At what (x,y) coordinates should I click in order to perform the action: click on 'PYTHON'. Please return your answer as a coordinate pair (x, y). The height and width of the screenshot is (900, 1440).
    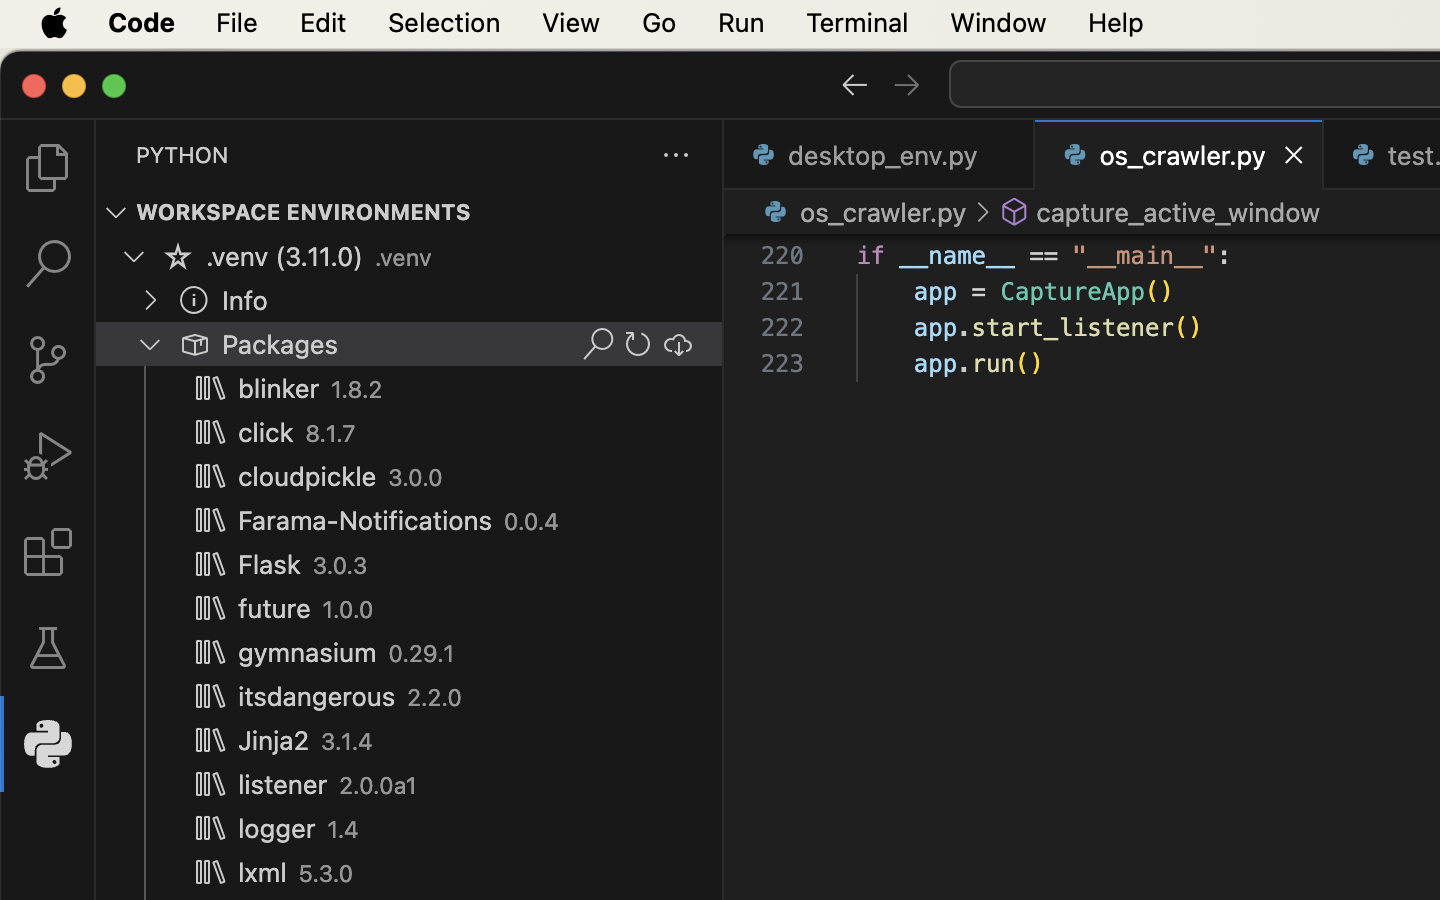
    Looking at the image, I should click on (183, 154).